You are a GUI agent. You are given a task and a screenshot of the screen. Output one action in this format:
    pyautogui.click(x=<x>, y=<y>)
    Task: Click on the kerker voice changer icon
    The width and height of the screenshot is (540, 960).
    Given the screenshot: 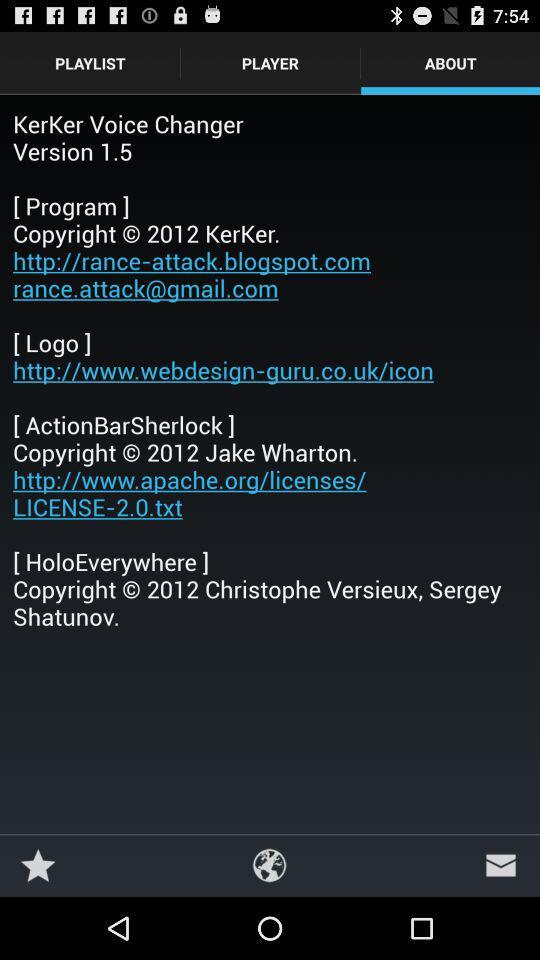 What is the action you would take?
    pyautogui.click(x=270, y=368)
    